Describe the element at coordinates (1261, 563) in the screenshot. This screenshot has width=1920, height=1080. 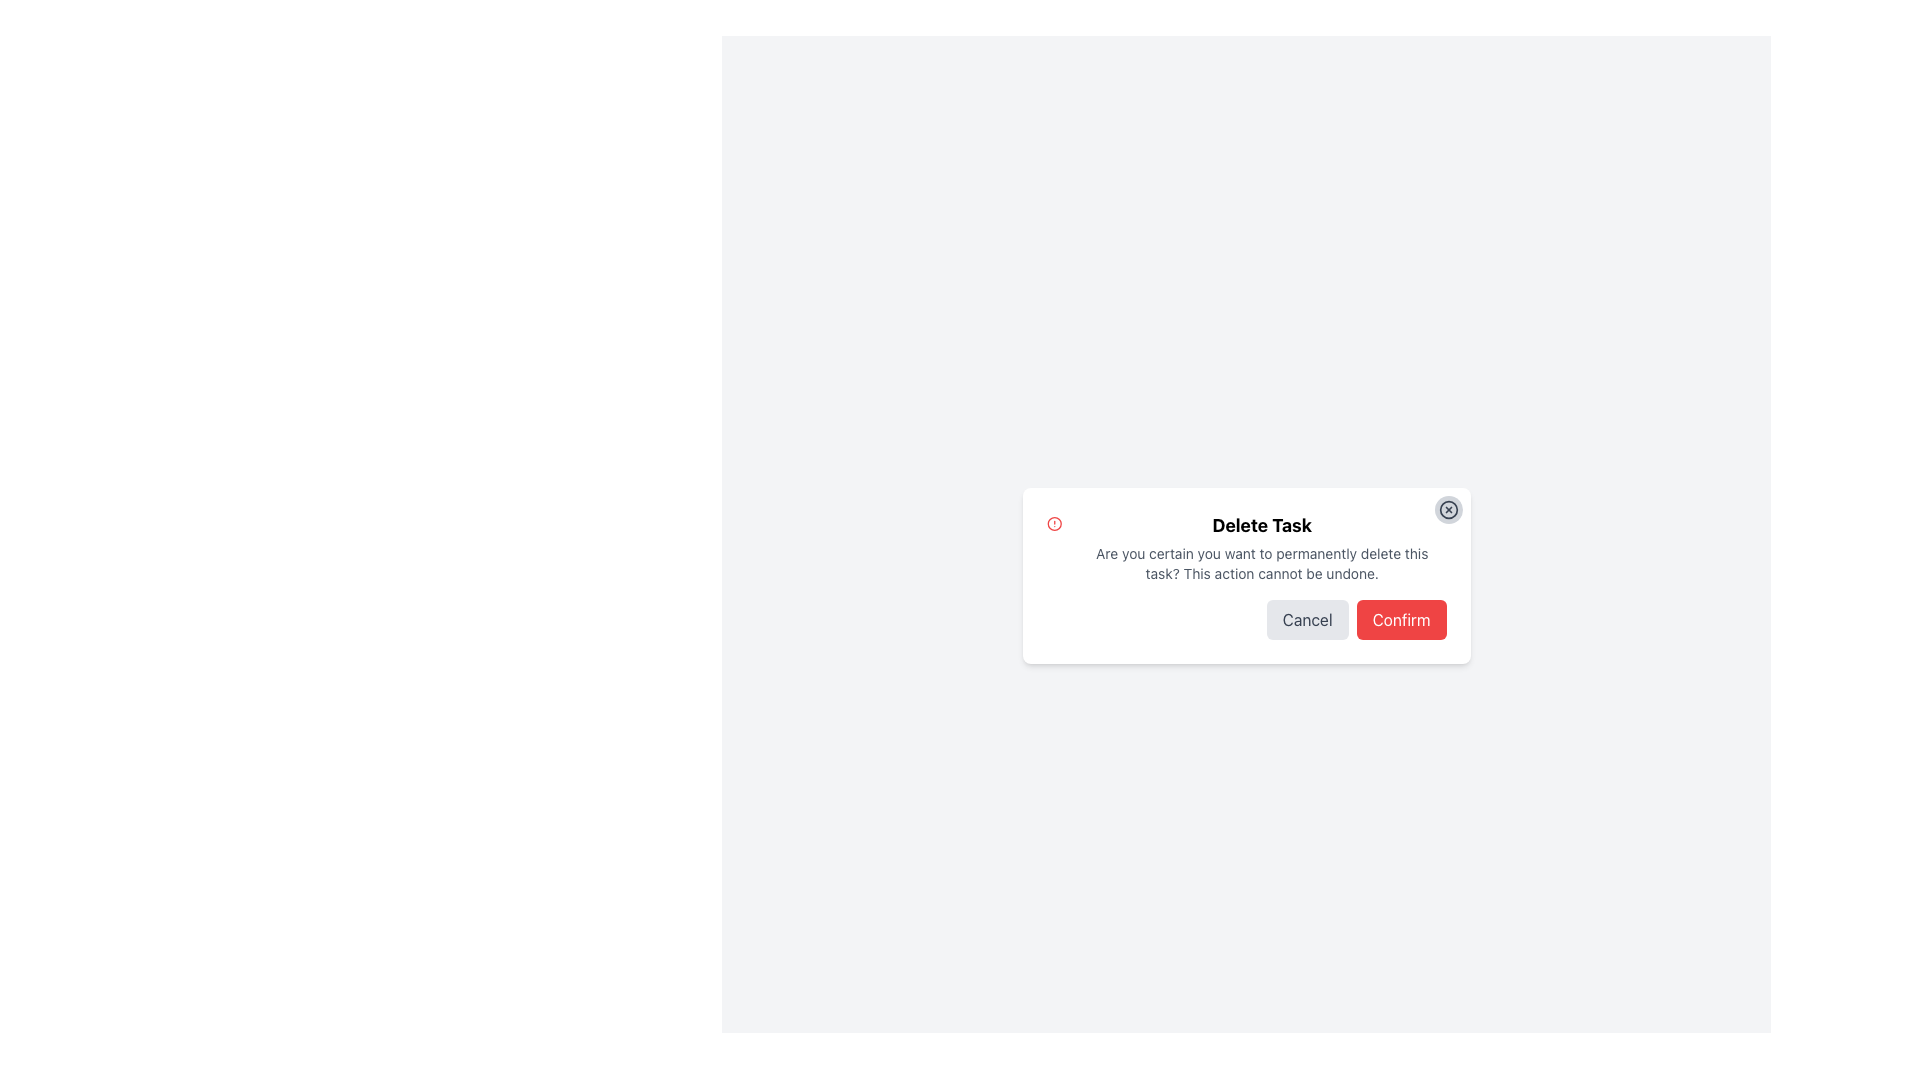
I see `the static informational text that serves as a warning message to inform the user of the consequences of a deletion action, located beneath the title 'Delete Task'` at that location.